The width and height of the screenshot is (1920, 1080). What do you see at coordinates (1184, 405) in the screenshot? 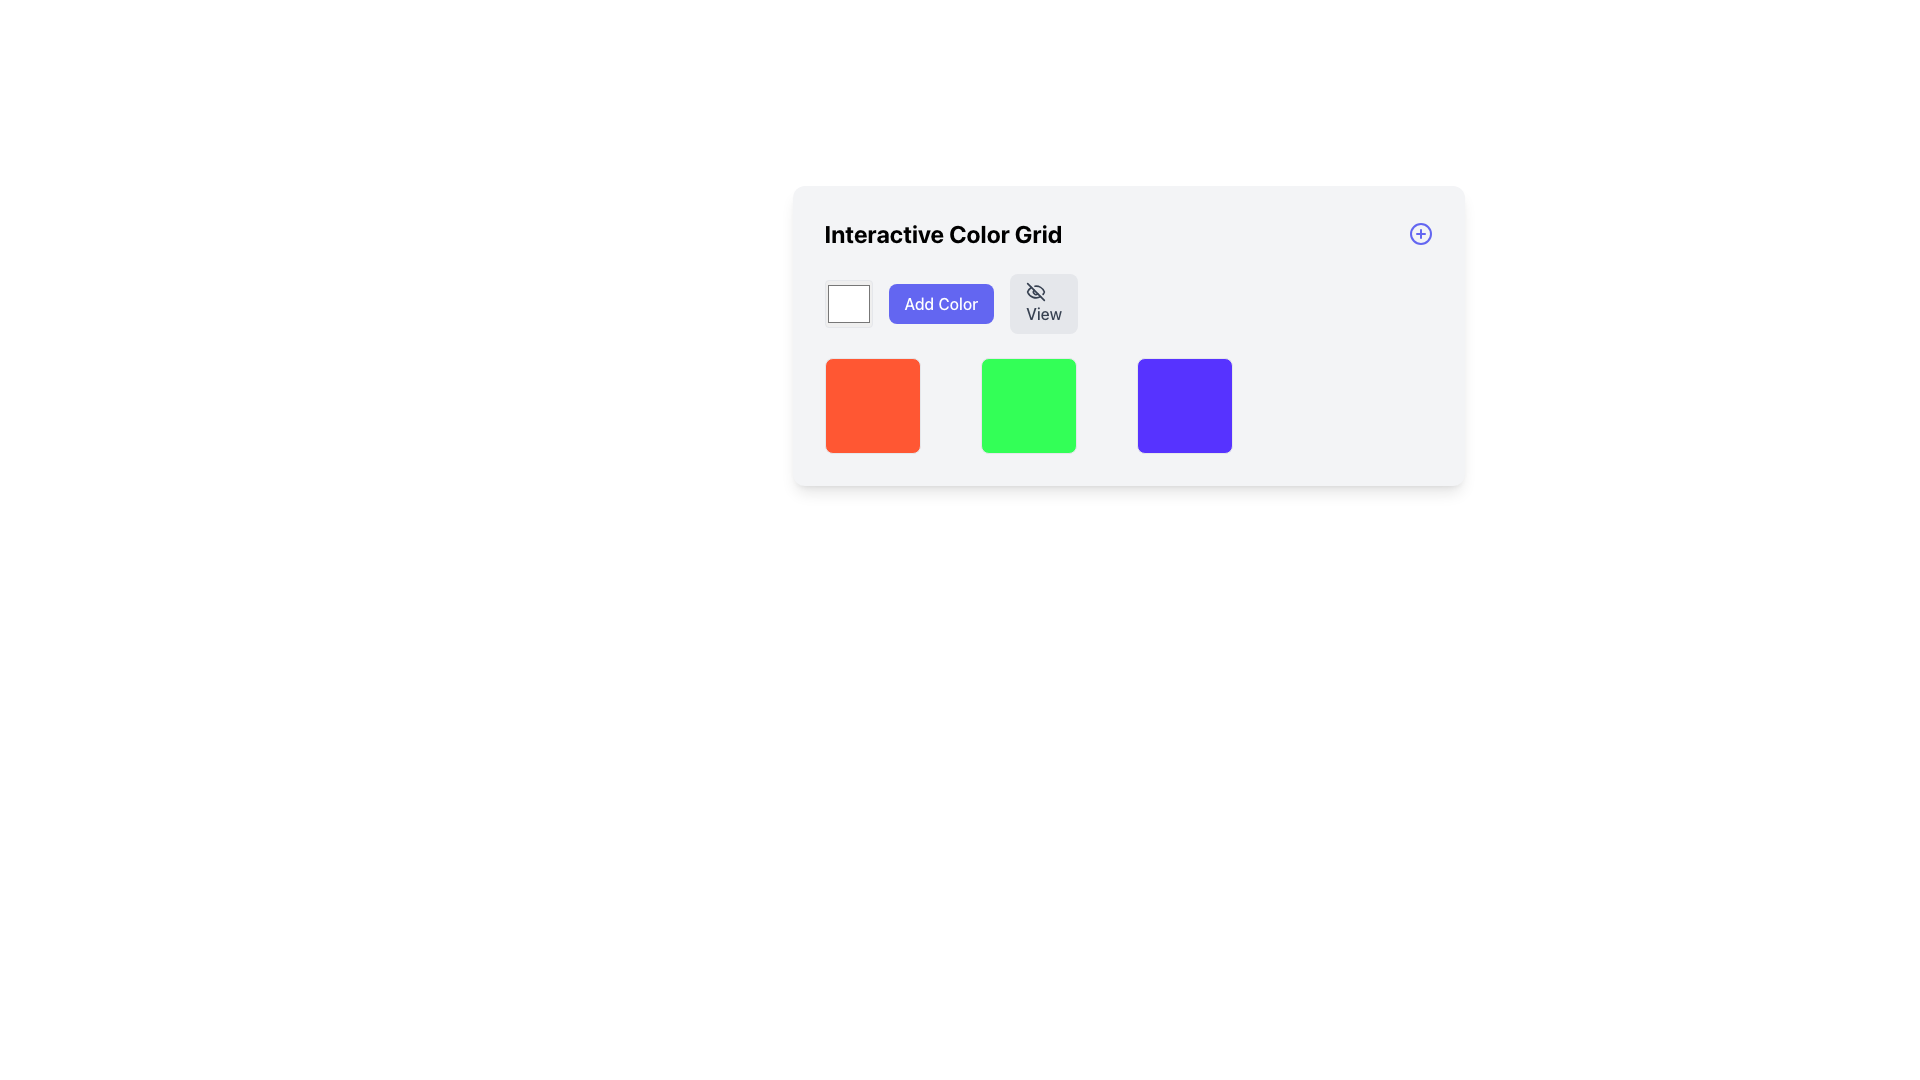
I see `the vibrant purple square box with rounded borders located` at bounding box center [1184, 405].